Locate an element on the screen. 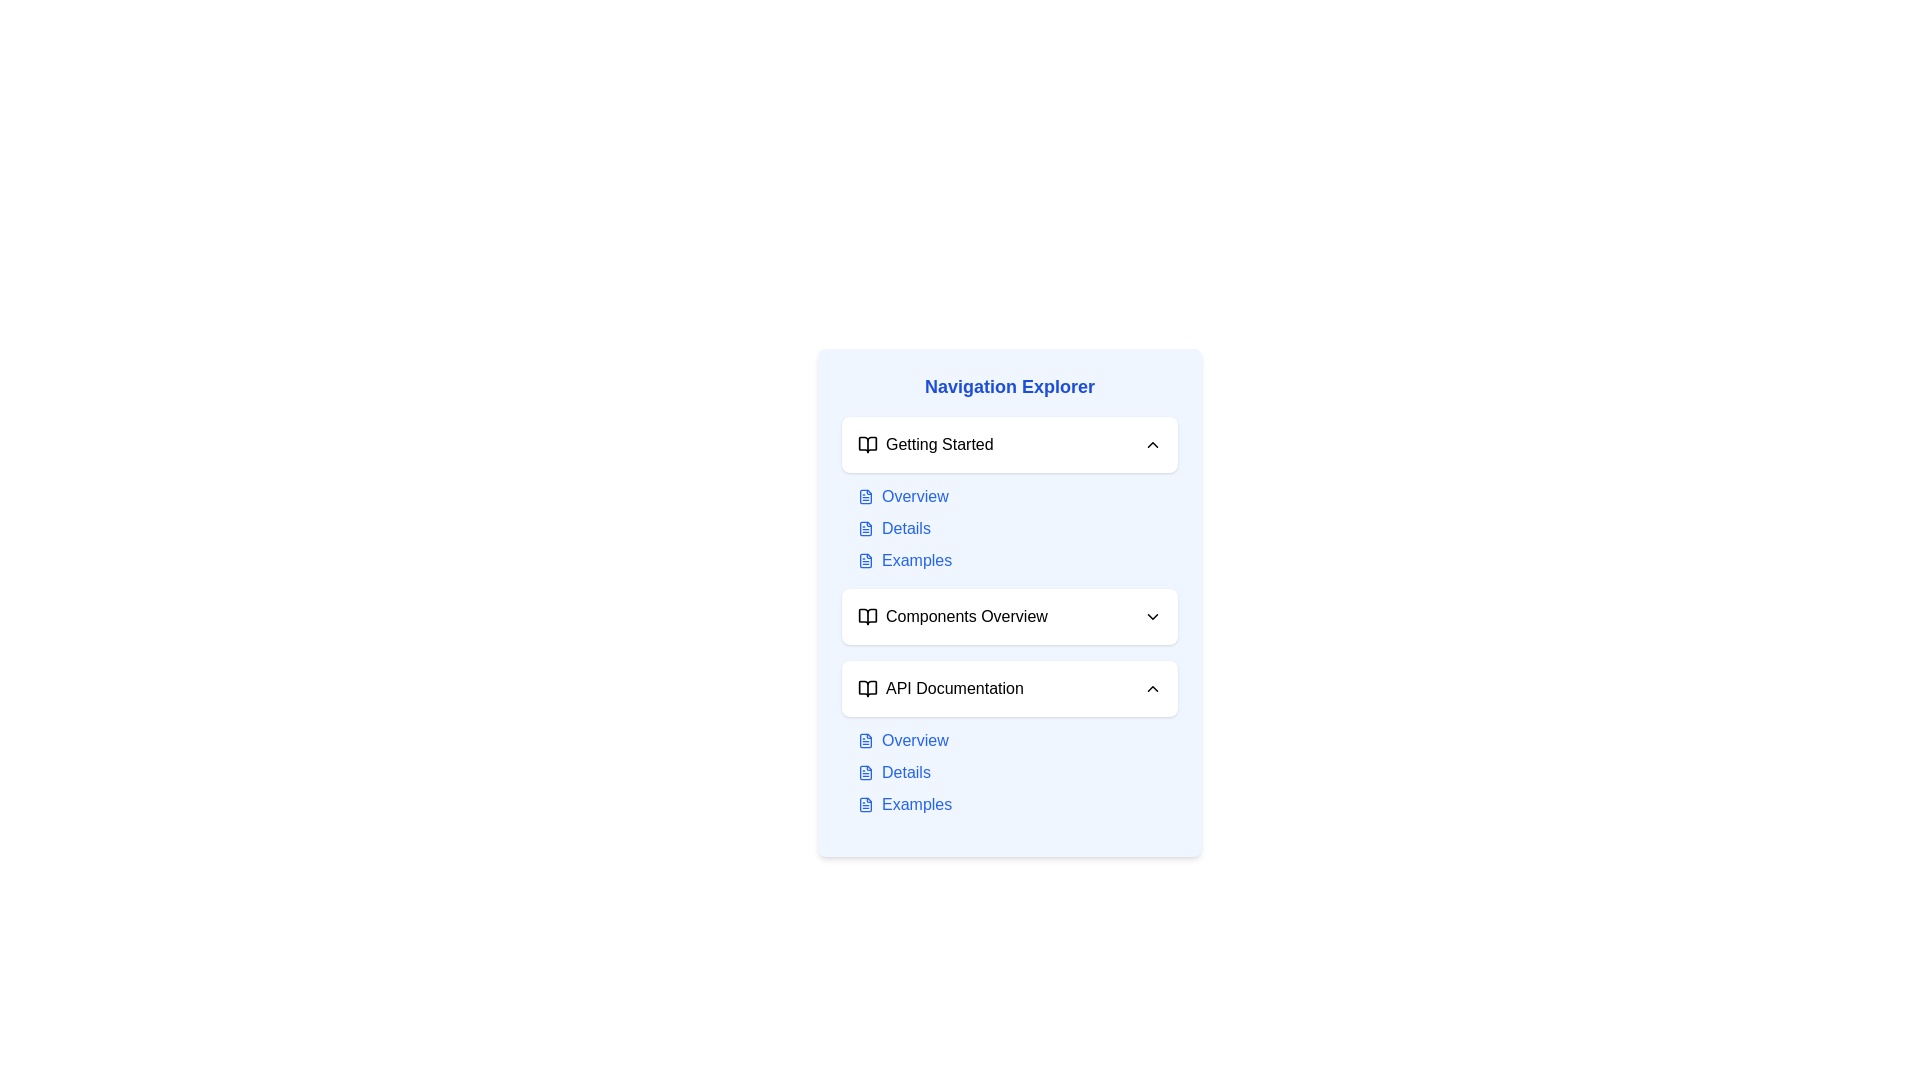 The width and height of the screenshot is (1920, 1080). the 'Examples' hyperlink, styled with a blue font and an underline effect, located under the 'API Documentation' section of the navigation menu is located at coordinates (1017, 804).